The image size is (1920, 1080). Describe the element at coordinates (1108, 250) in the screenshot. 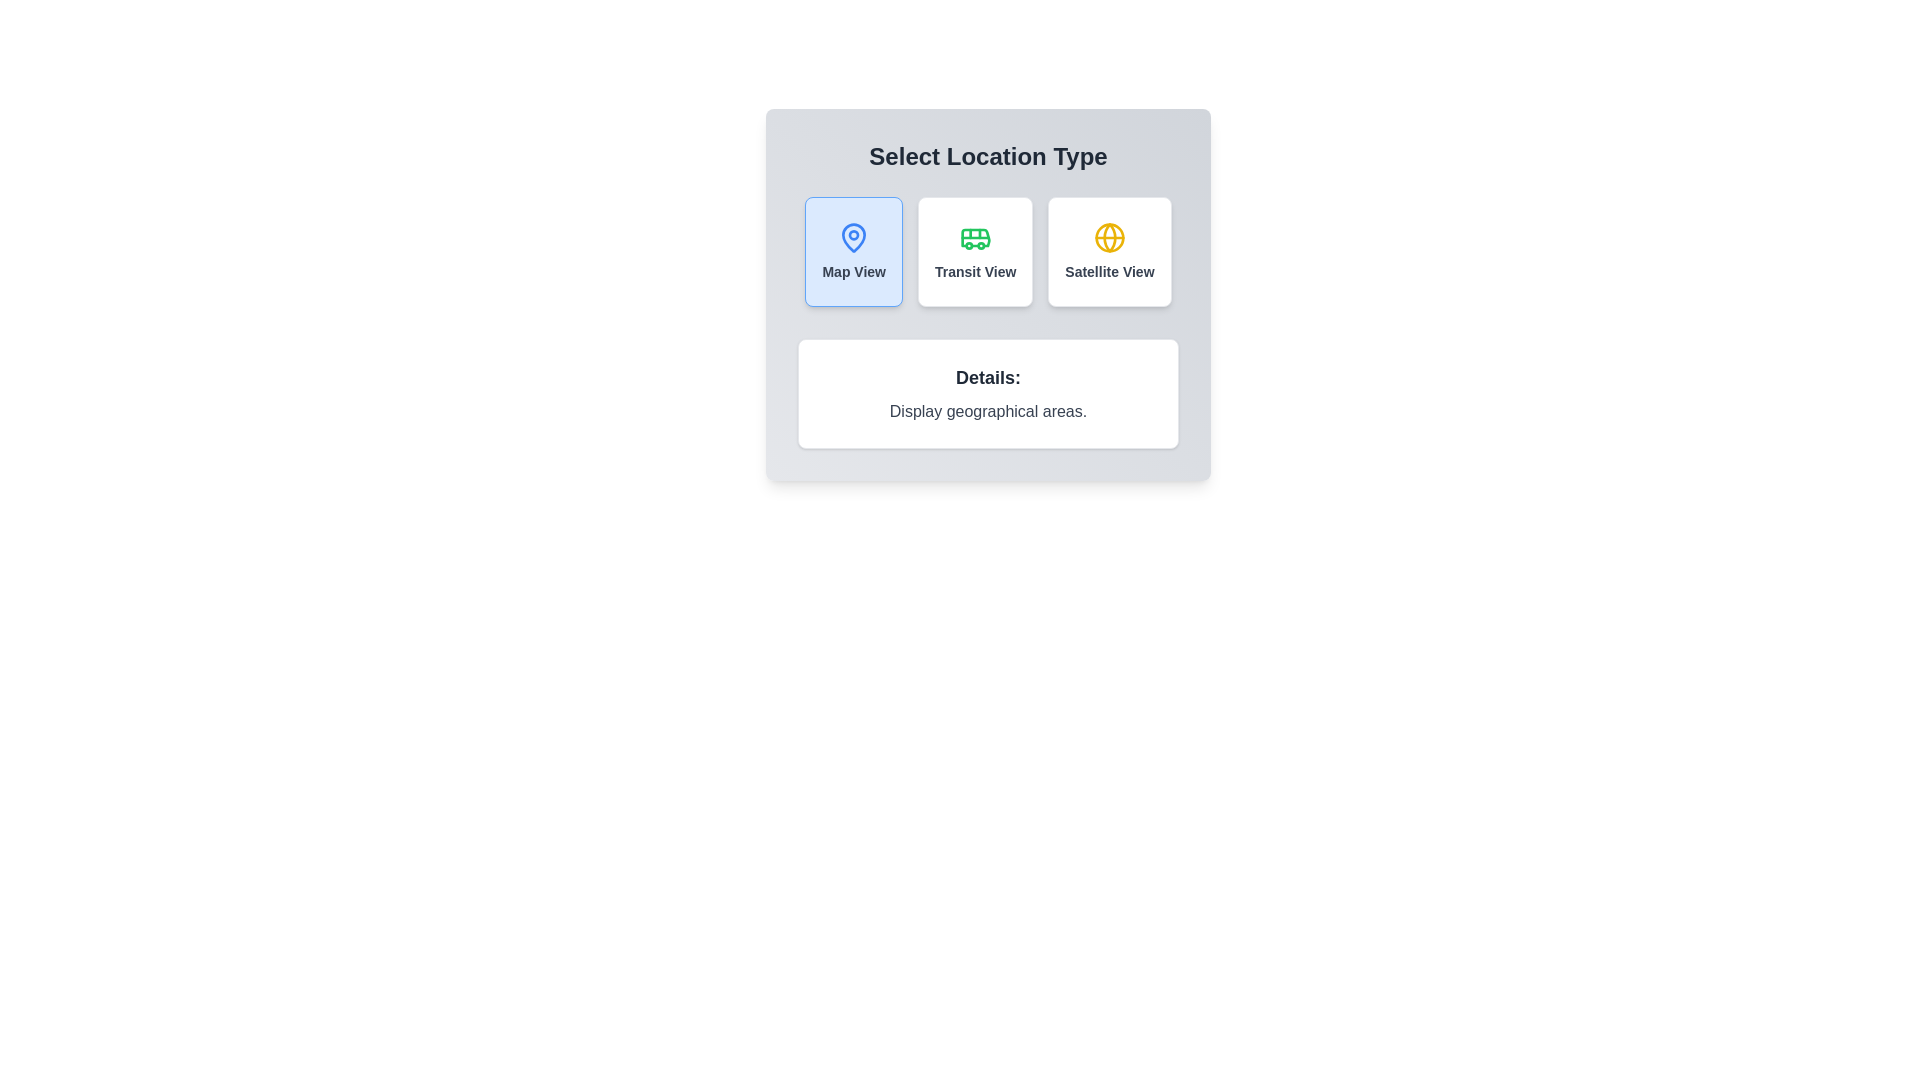

I see `the rectangular button labeled 'Satellite View' with a yellow globe icon` at that location.